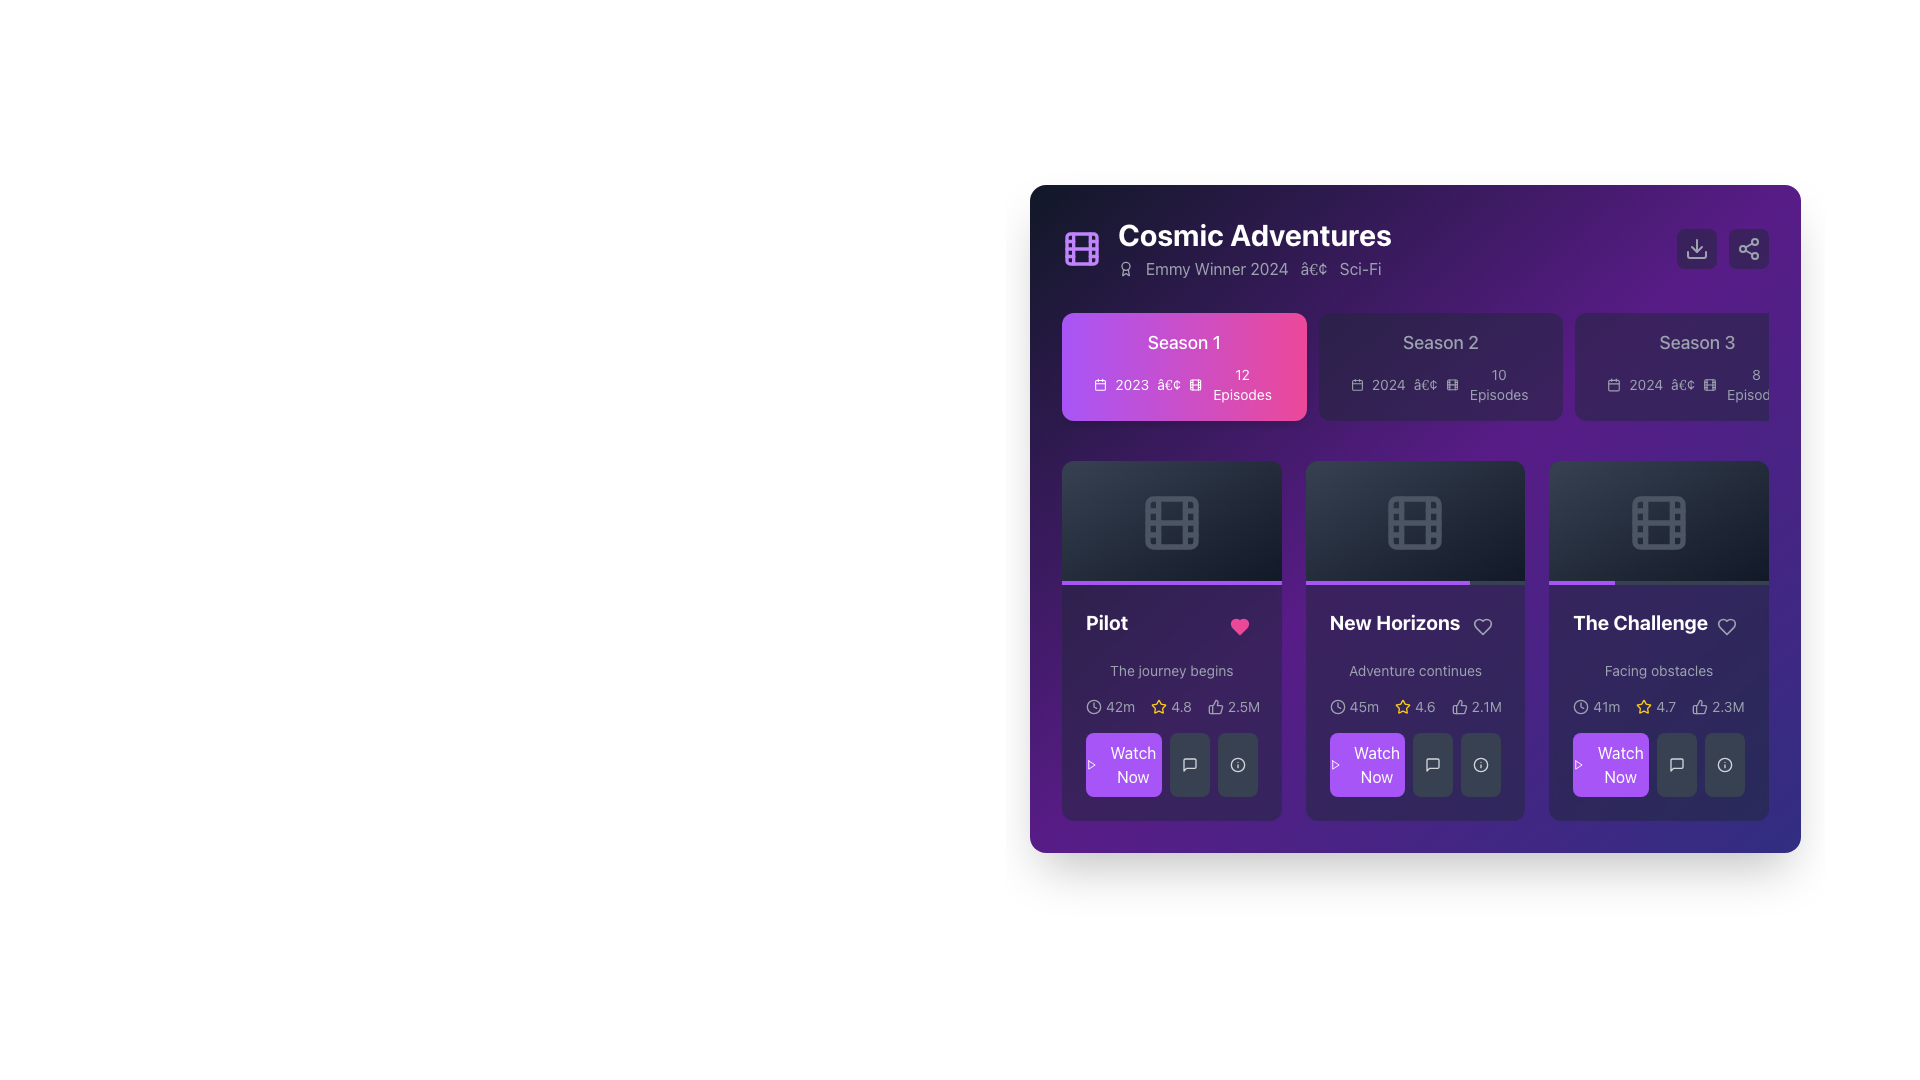 This screenshot has height=1080, width=1920. Describe the element at coordinates (1181, 705) in the screenshot. I see `numerical rating displayed as '4.8' styled in light gray font against a dark purple background, located in the bottom-left card titled 'Pilot' next to the yellow star icon` at that location.